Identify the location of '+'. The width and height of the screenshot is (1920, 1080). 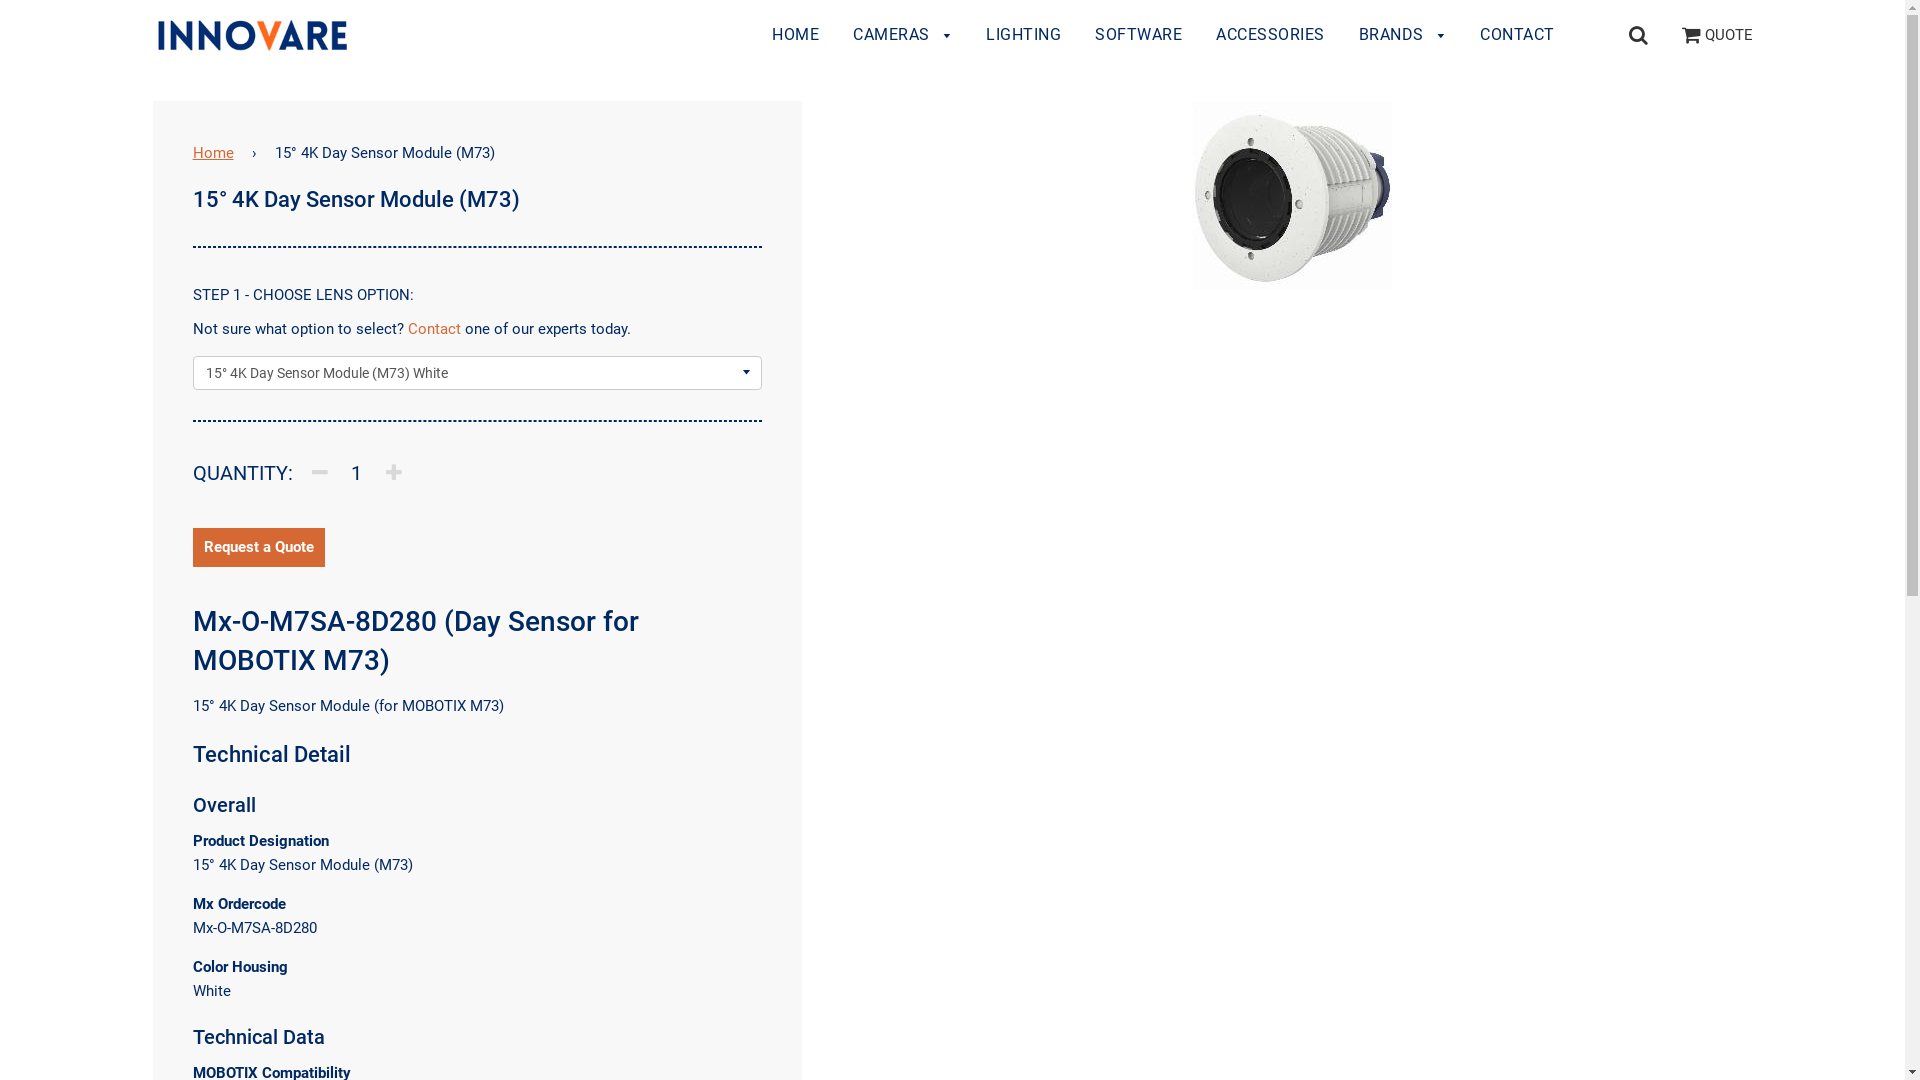
(393, 471).